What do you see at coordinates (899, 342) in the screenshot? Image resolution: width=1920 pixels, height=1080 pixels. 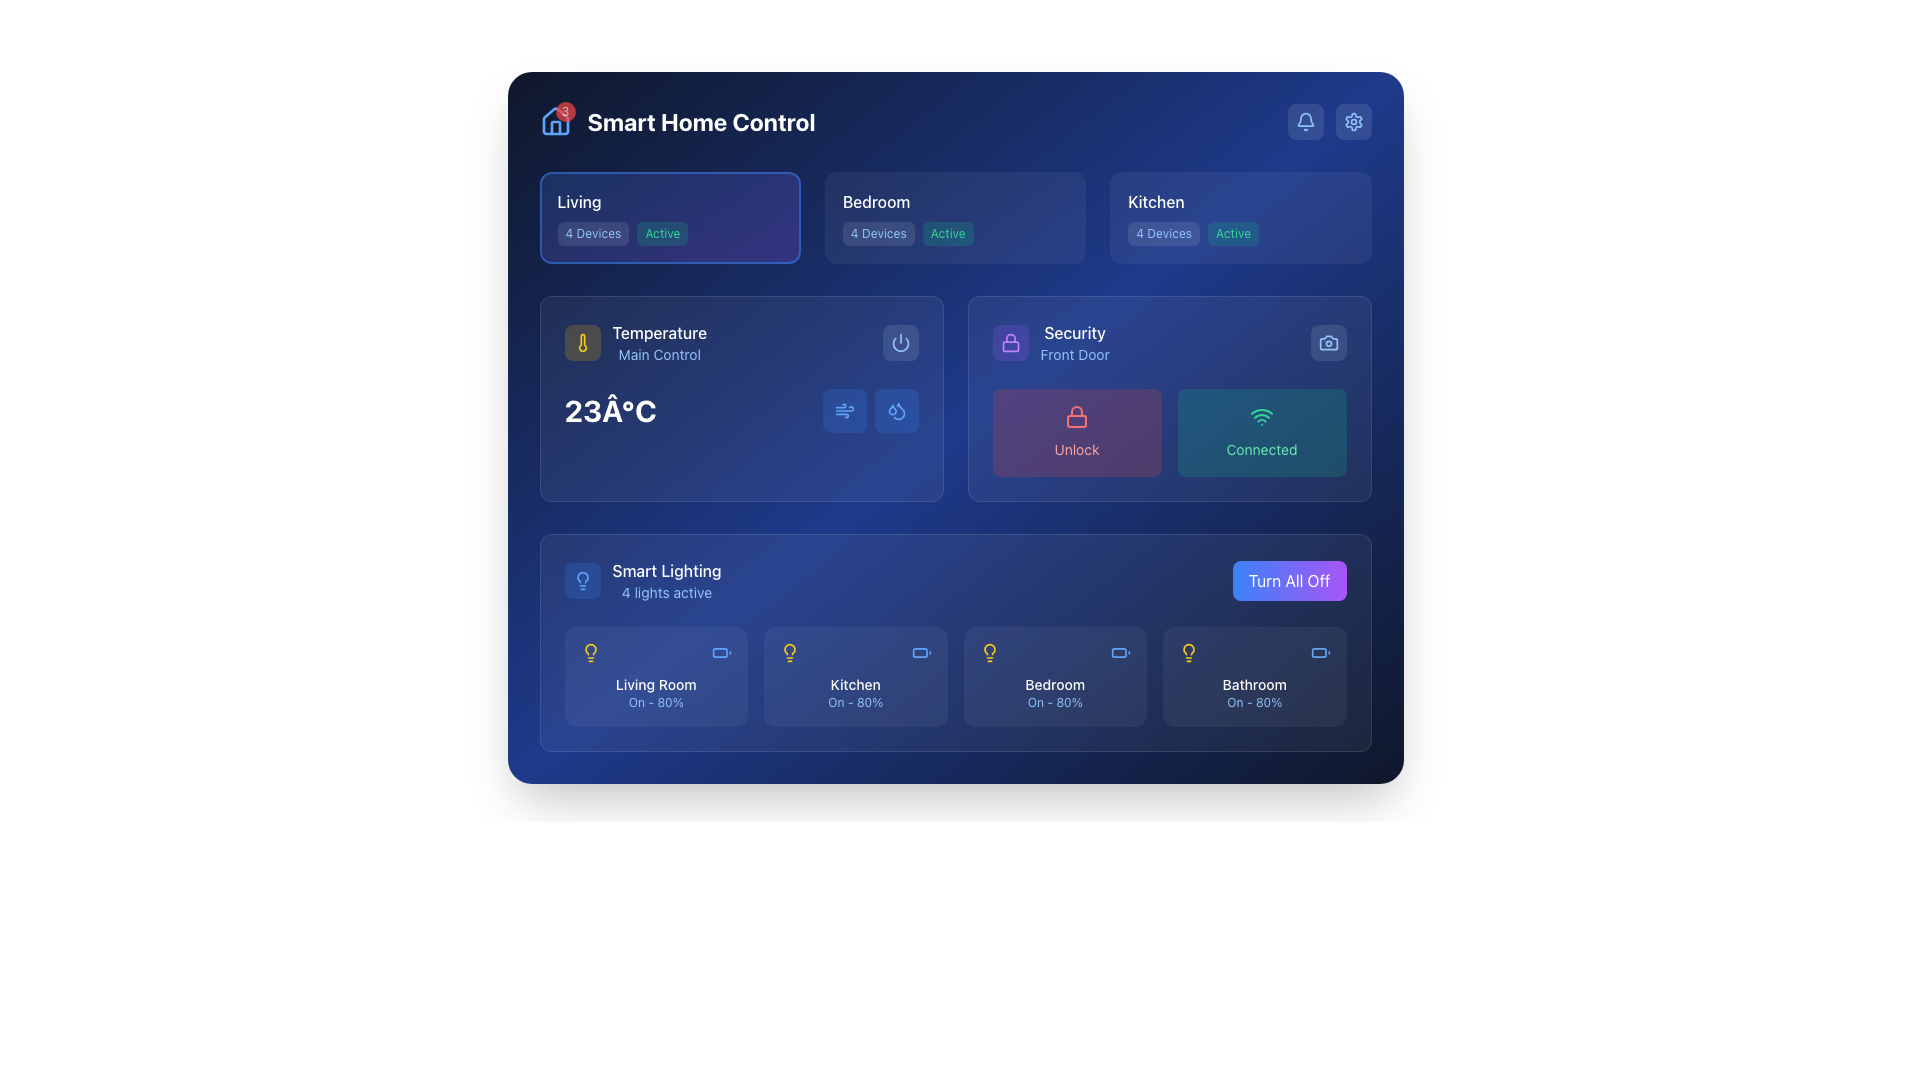 I see `the button with a dark background and a circular power icon in blue located in the top-right corner of the 'Temperature' section for interaction feedback` at bounding box center [899, 342].